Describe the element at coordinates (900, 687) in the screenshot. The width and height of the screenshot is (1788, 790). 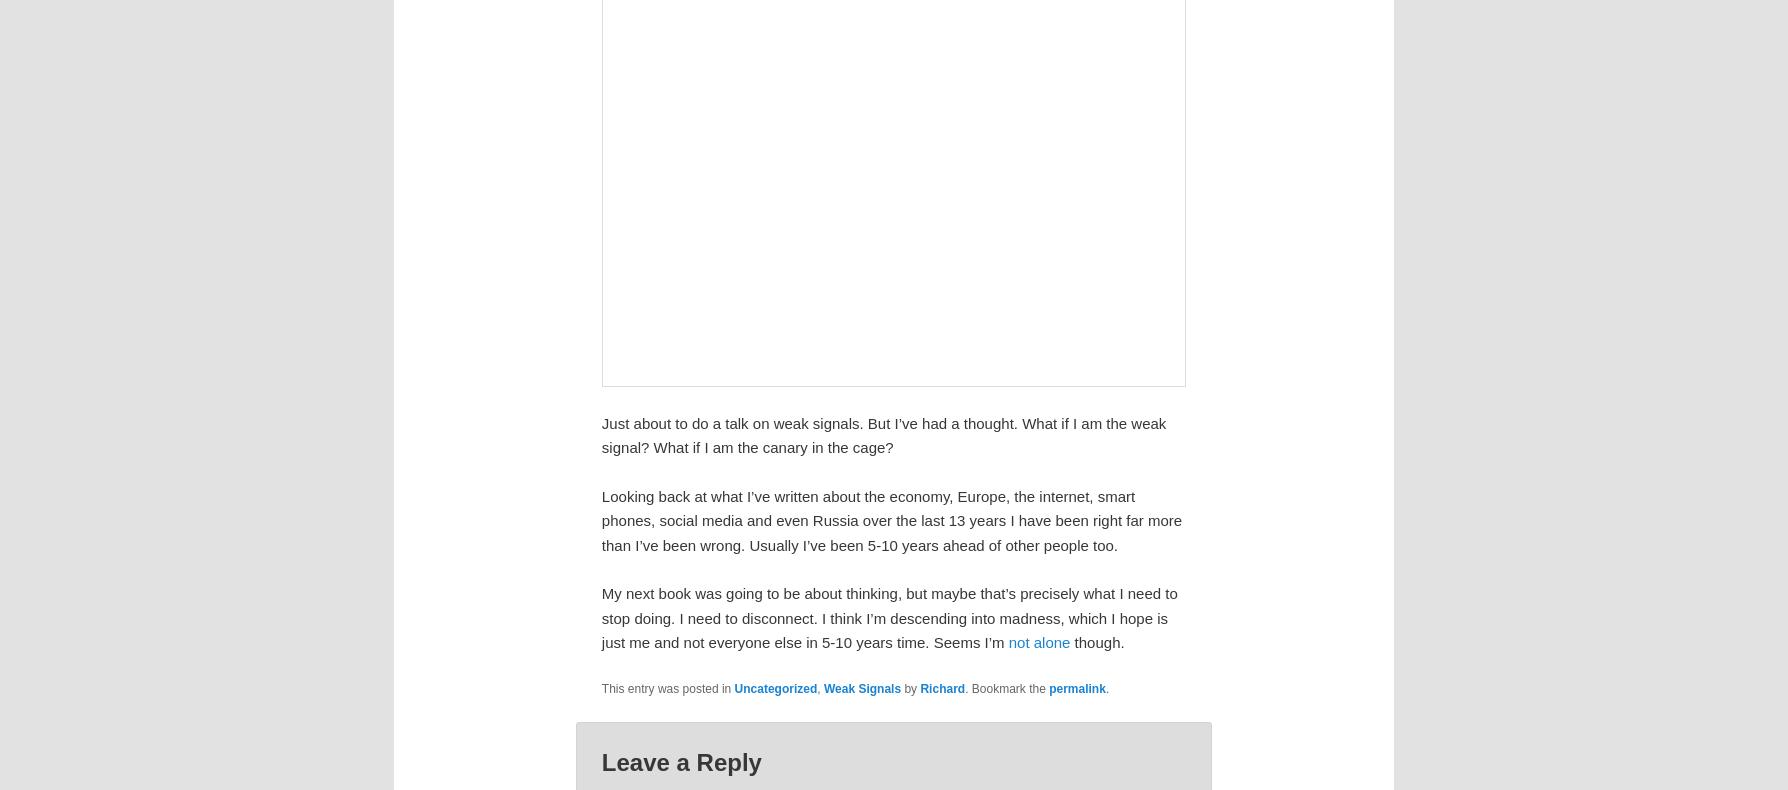
I see `'by'` at that location.